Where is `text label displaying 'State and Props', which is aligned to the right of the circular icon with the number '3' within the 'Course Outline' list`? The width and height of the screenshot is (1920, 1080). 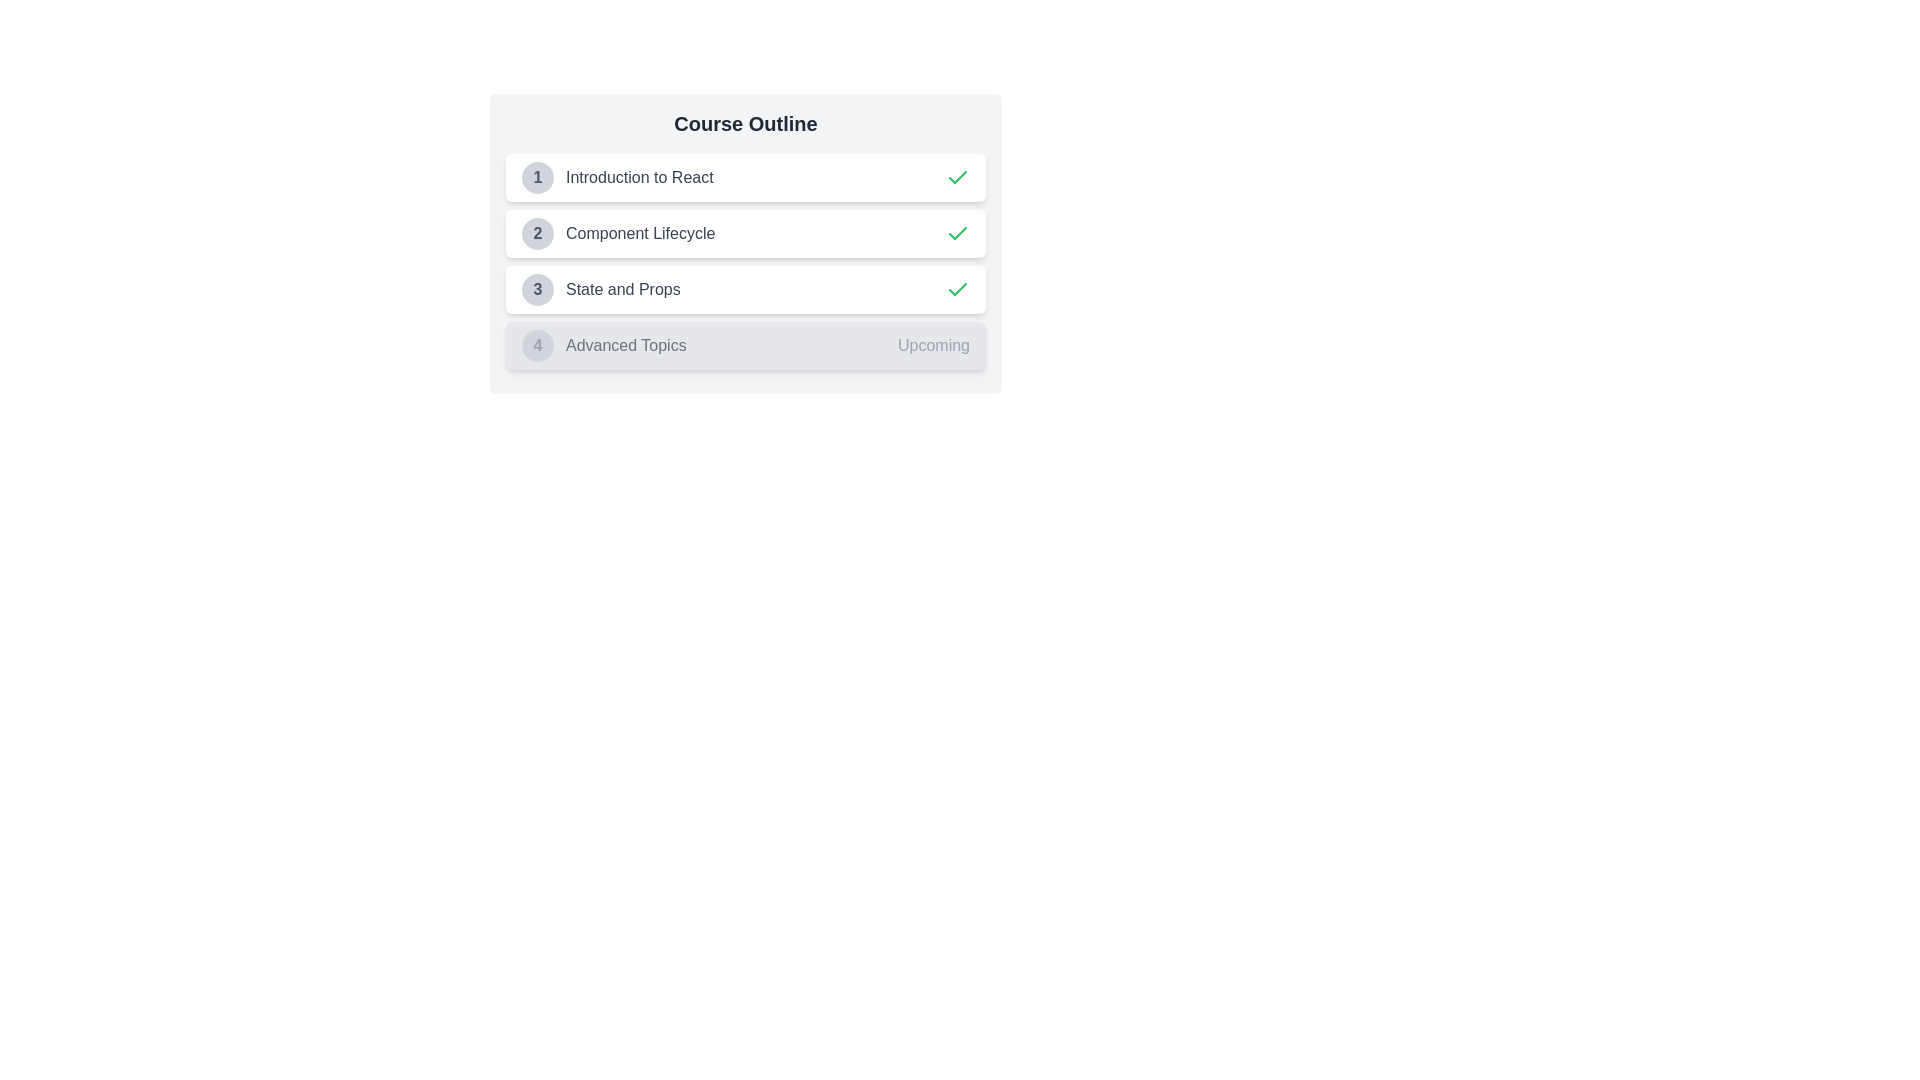 text label displaying 'State and Props', which is aligned to the right of the circular icon with the number '3' within the 'Course Outline' list is located at coordinates (622, 289).